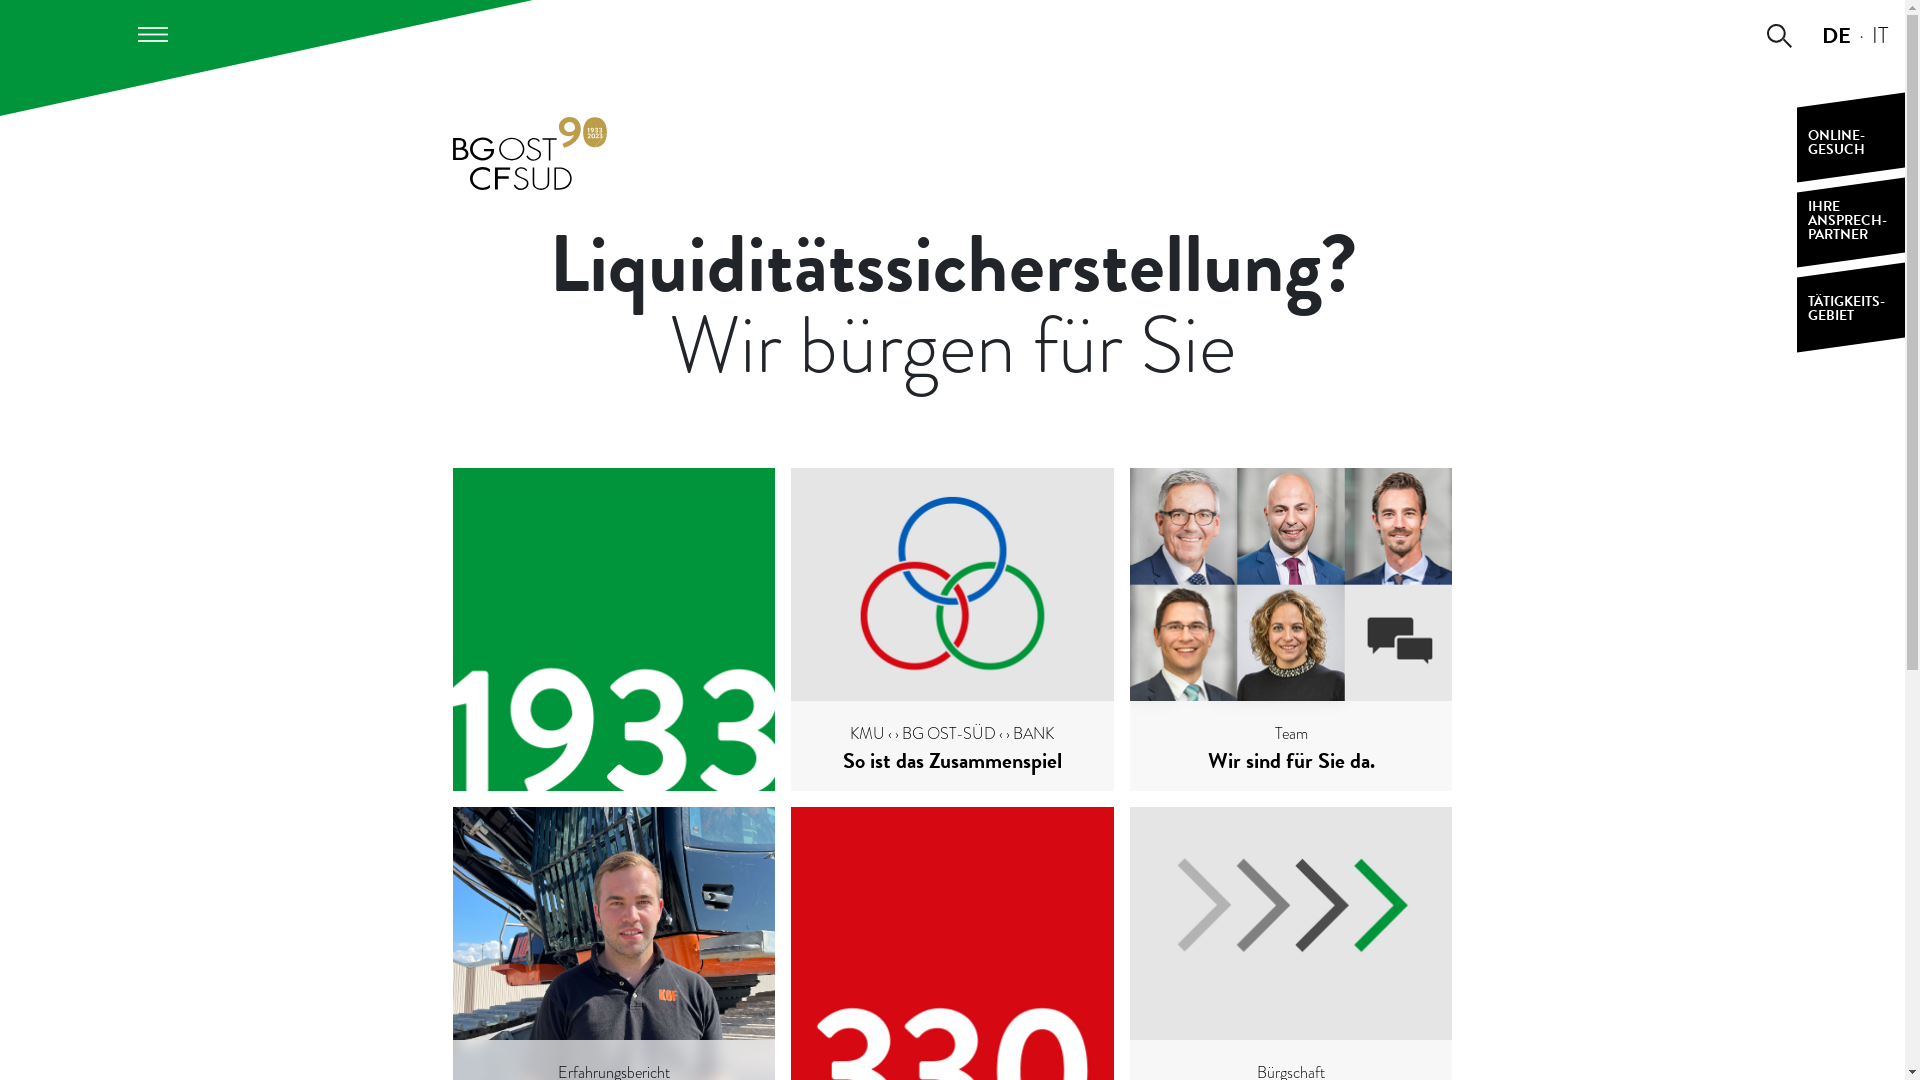 The height and width of the screenshot is (1080, 1920). I want to click on 'IT', so click(1871, 34).